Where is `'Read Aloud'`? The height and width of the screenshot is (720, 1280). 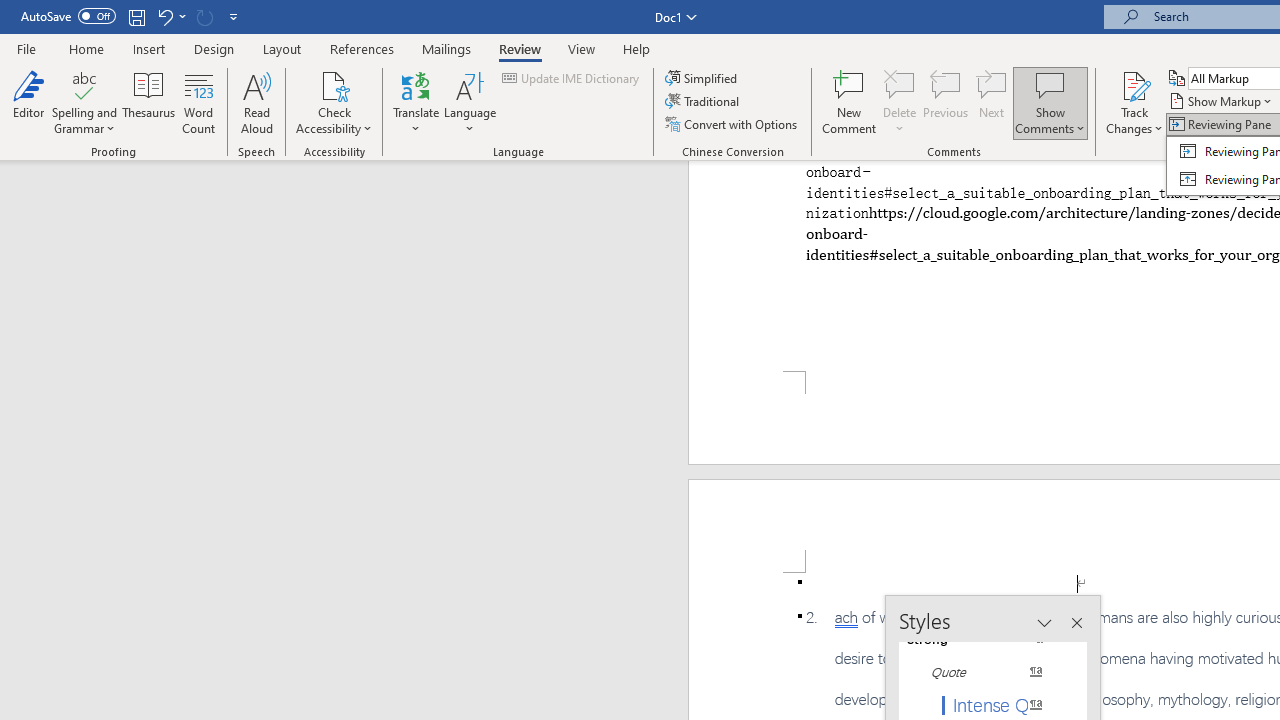 'Read Aloud' is located at coordinates (255, 103).